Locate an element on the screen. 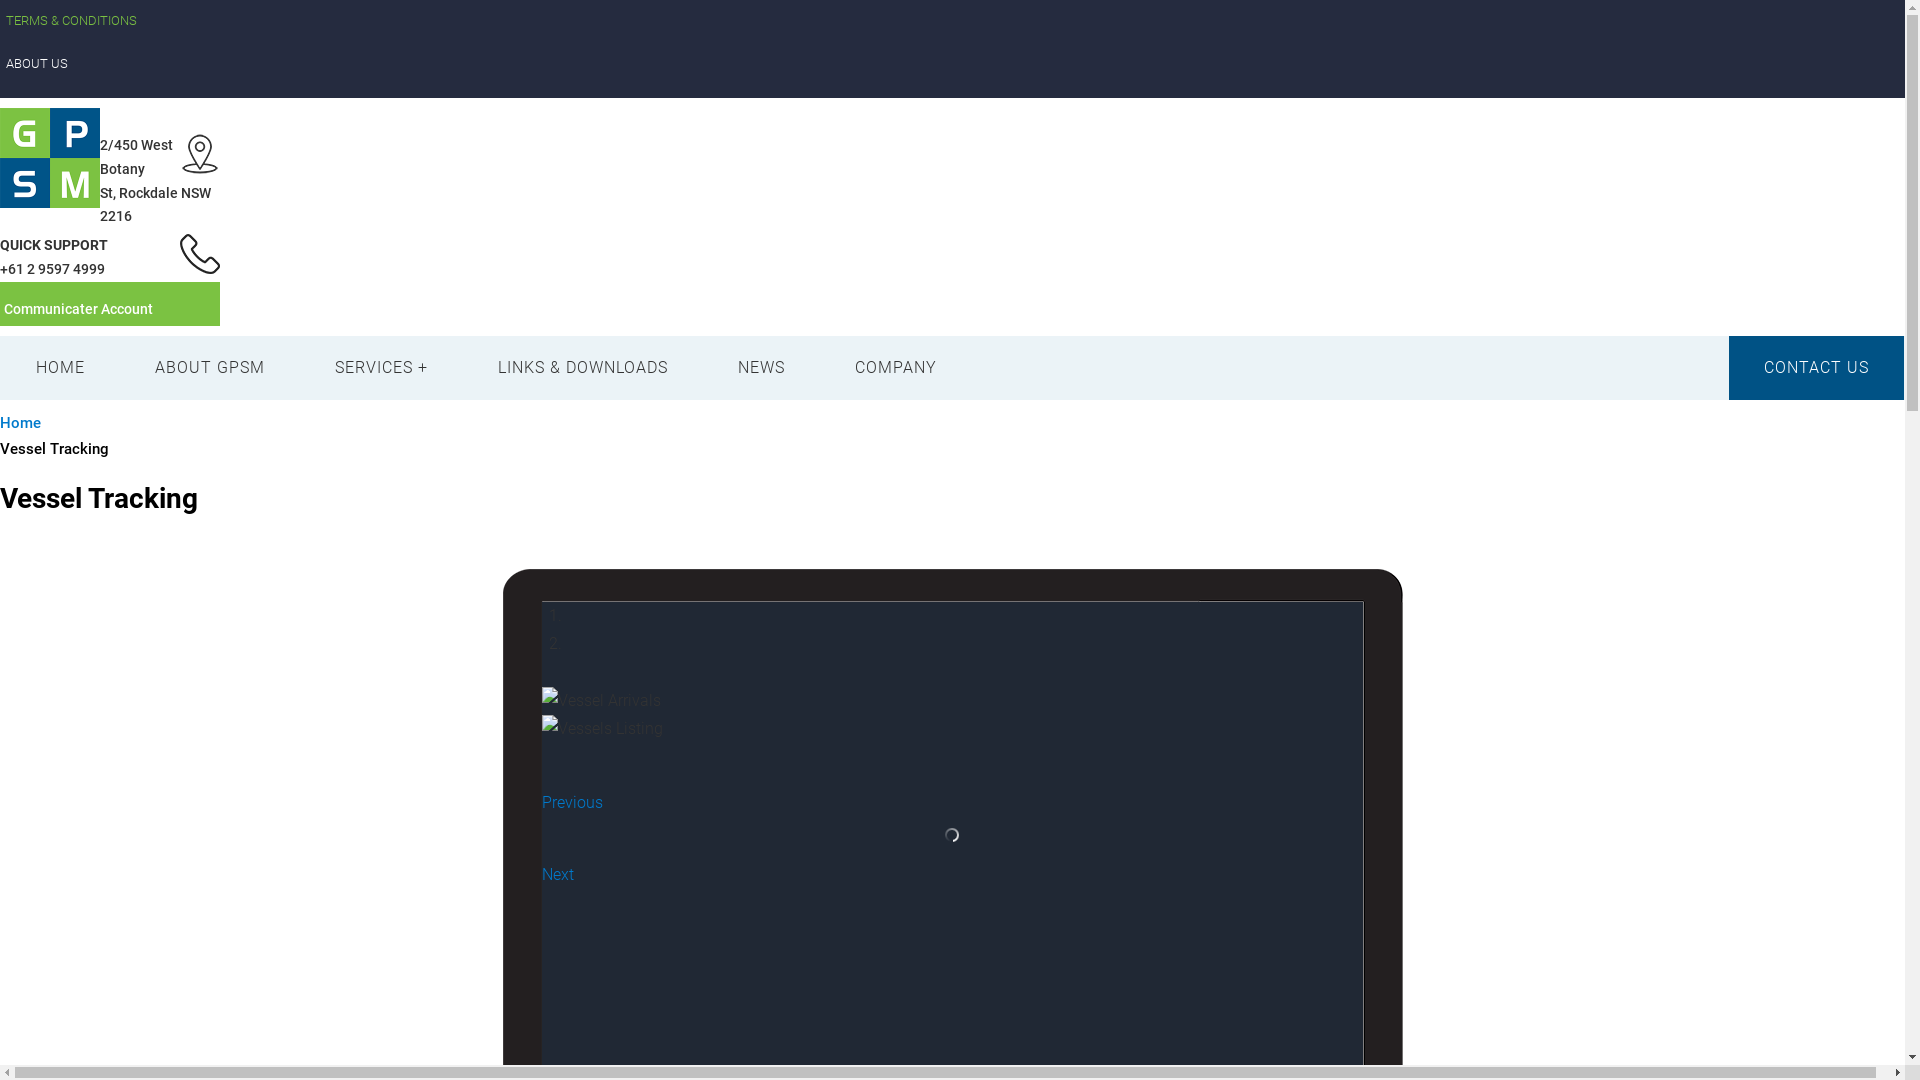 The image size is (1920, 1080). 'COMPANY' is located at coordinates (895, 367).